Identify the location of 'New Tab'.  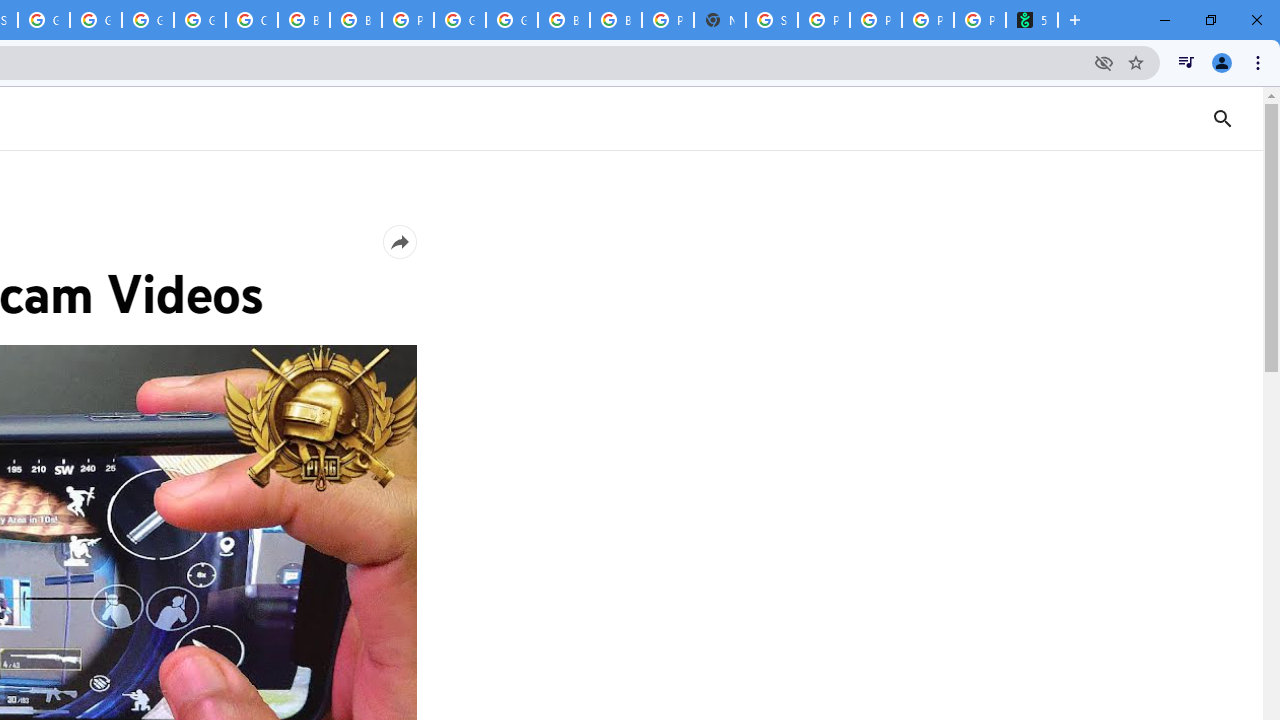
(720, 20).